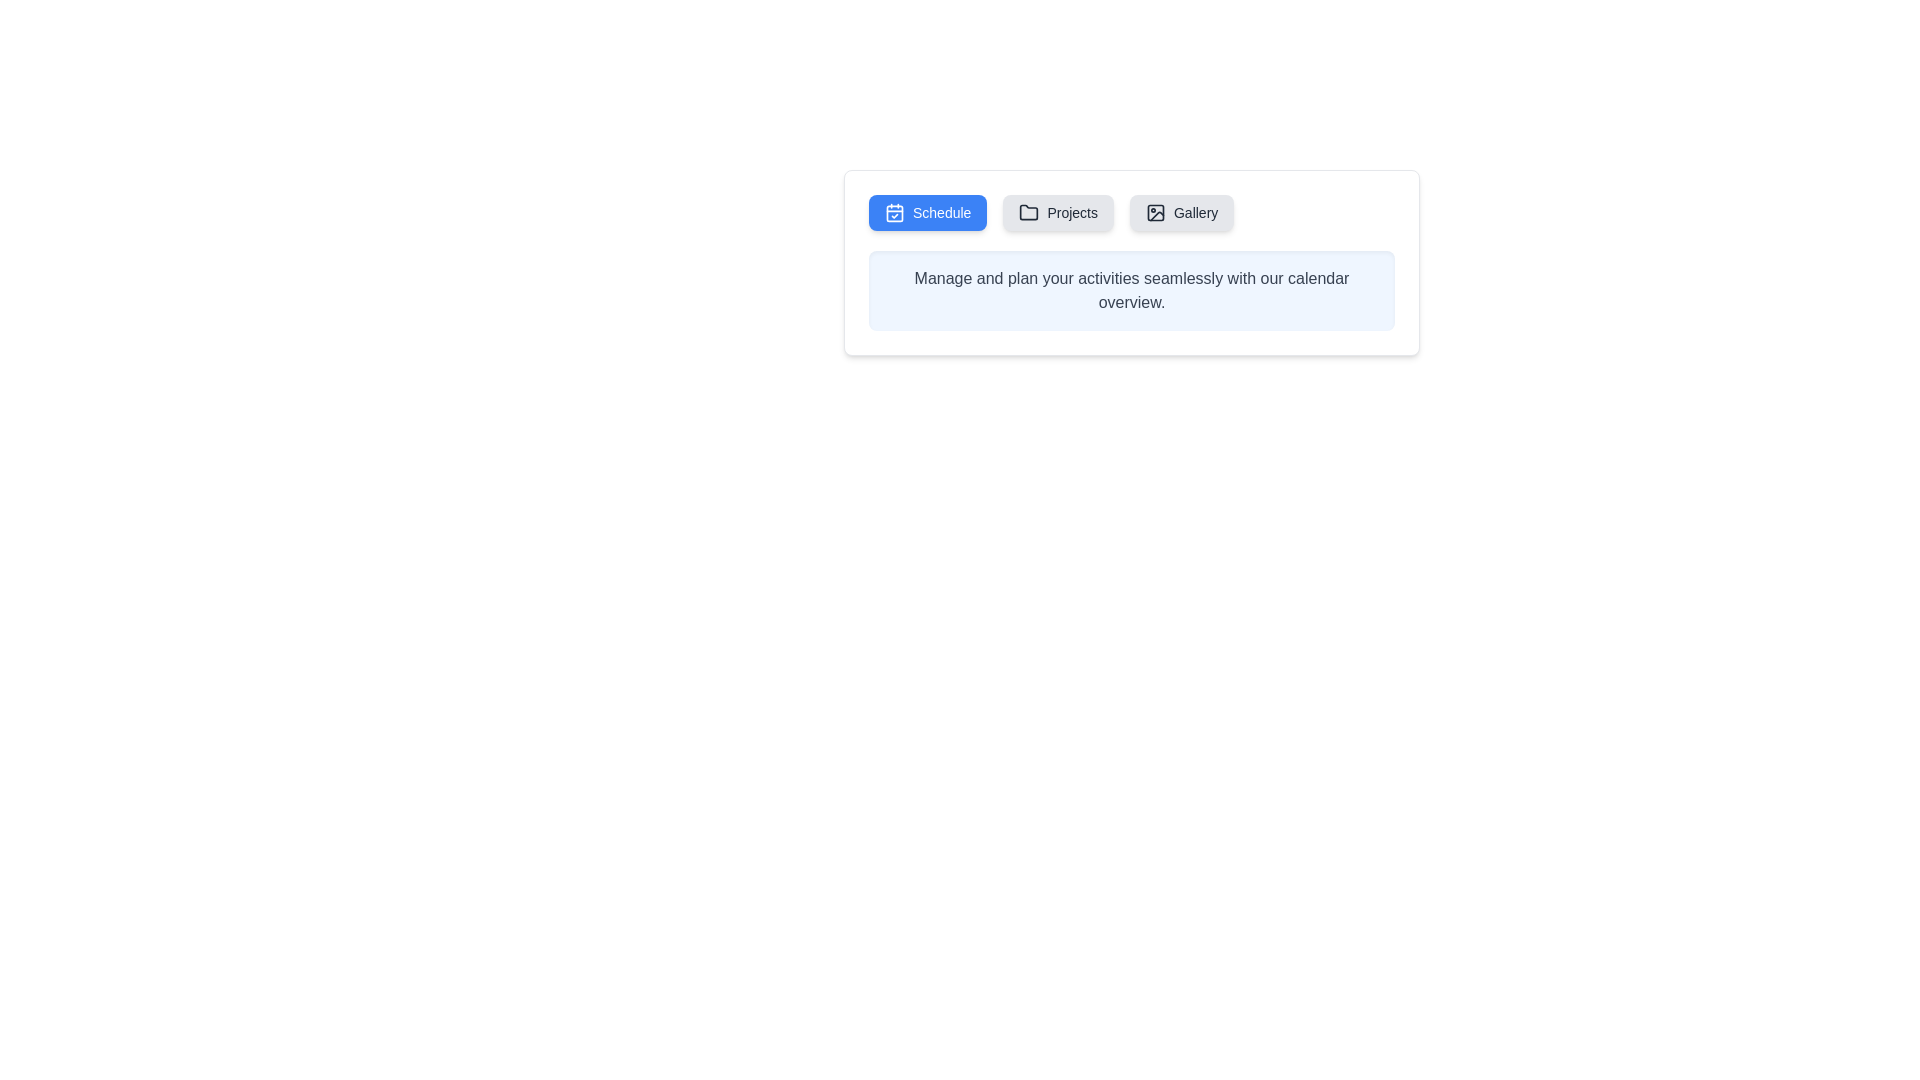 The height and width of the screenshot is (1080, 1920). I want to click on the tab labeled Schedule to view its content, so click(926, 212).